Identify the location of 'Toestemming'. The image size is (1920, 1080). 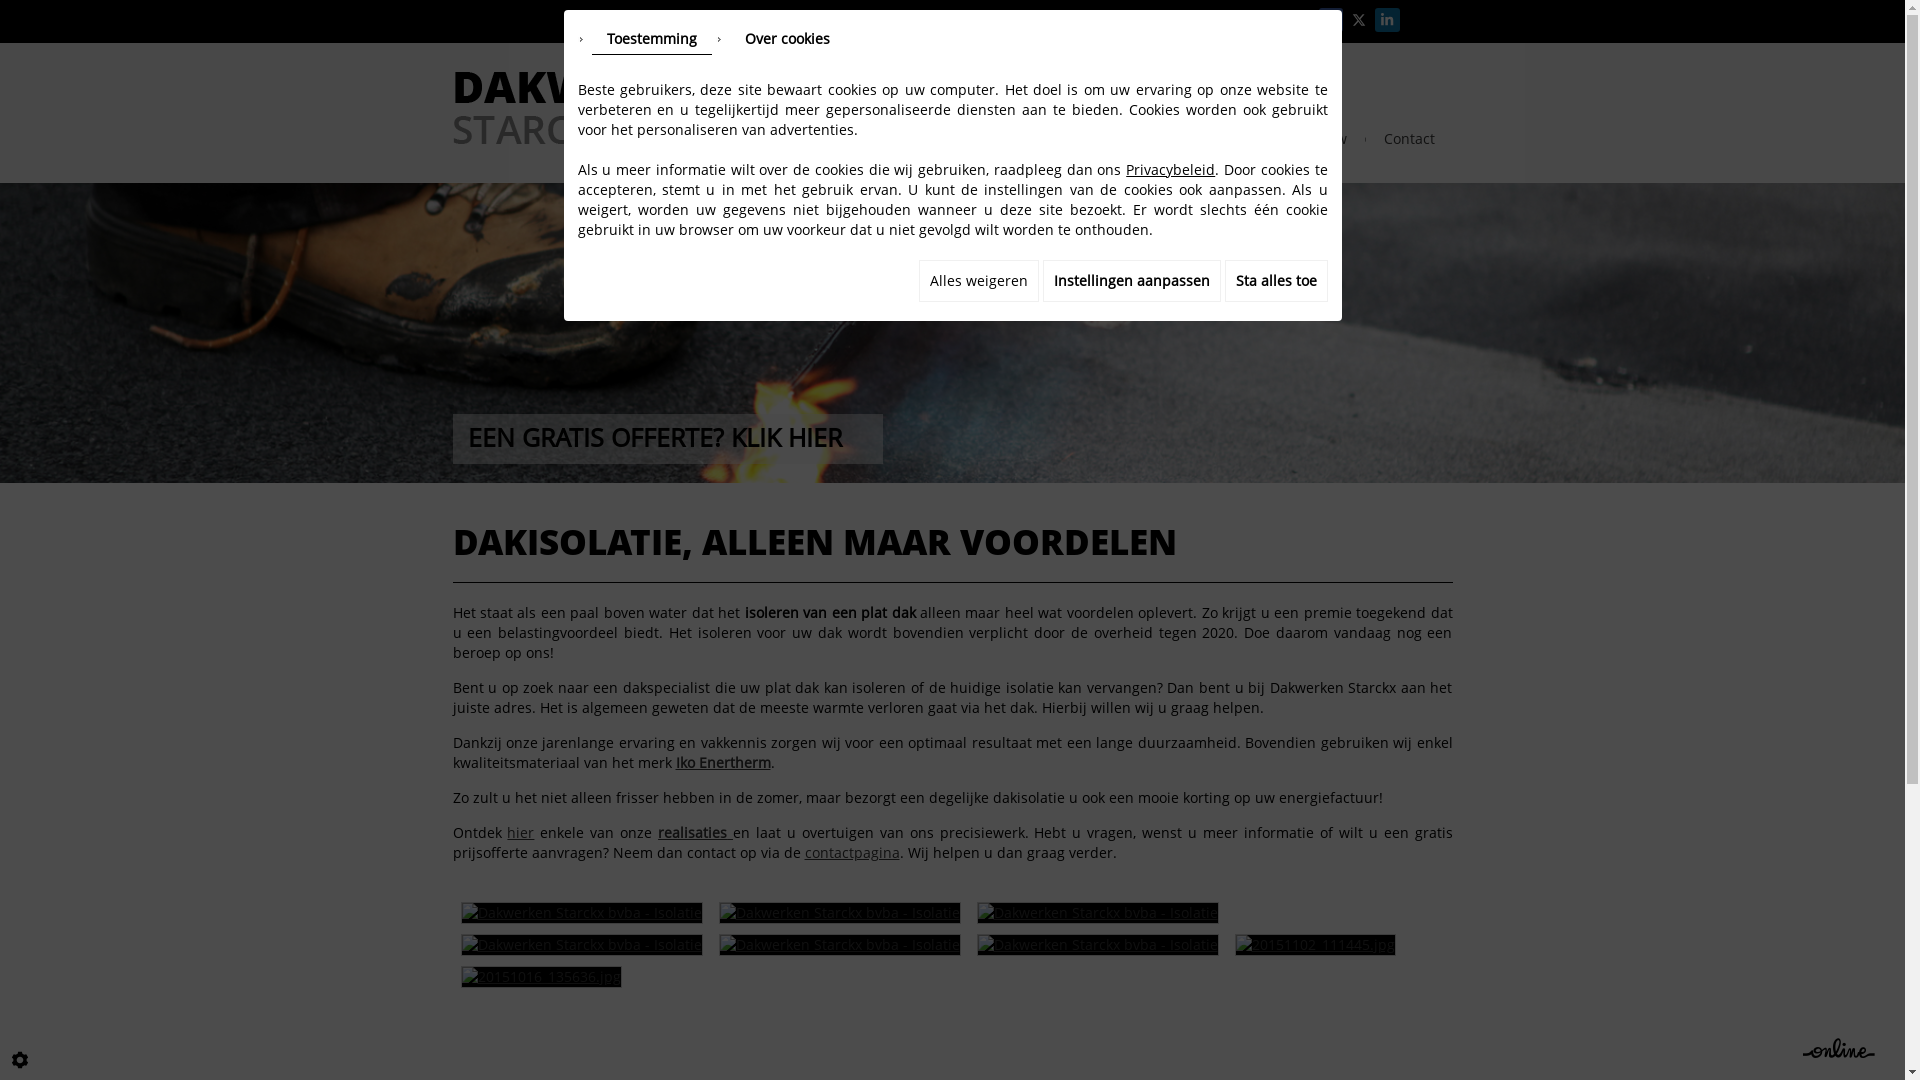
(652, 39).